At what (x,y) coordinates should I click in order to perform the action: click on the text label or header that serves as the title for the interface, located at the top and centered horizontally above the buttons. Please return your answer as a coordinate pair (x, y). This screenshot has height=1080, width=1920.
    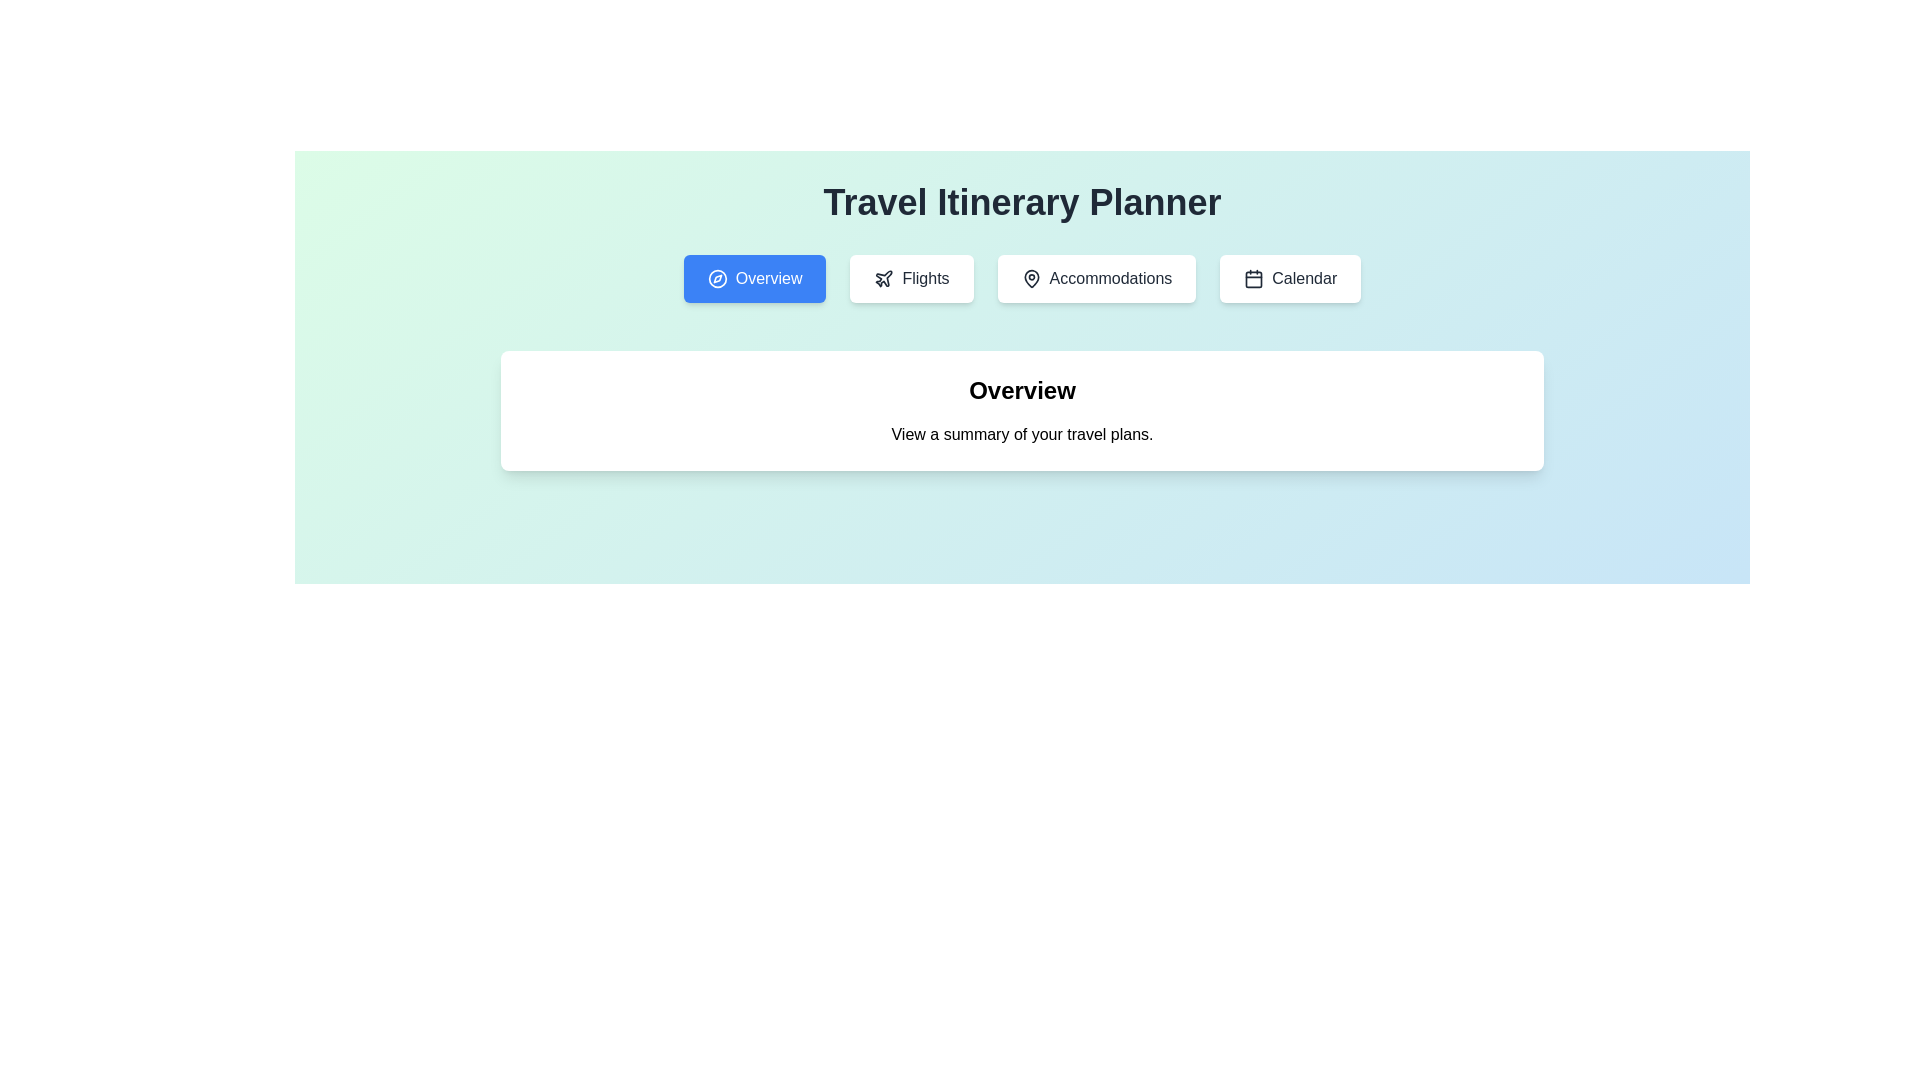
    Looking at the image, I should click on (1022, 203).